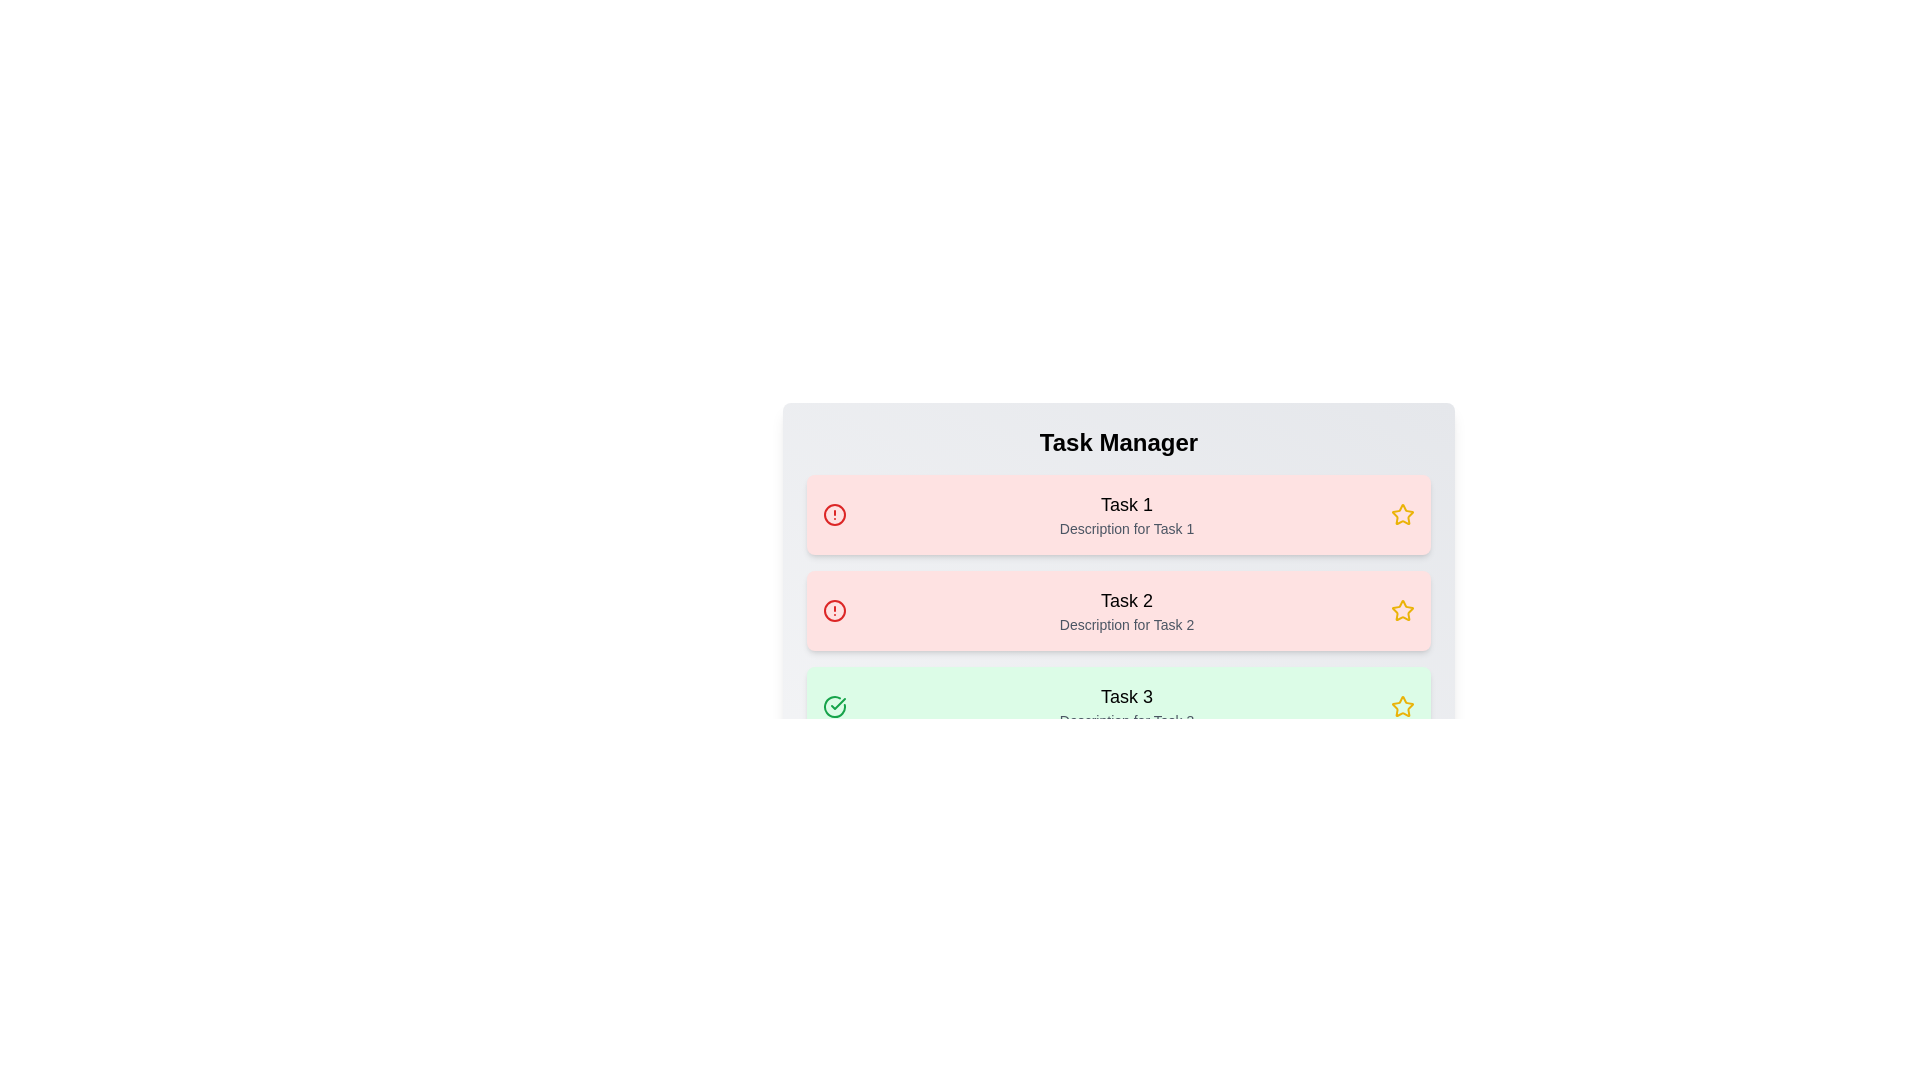 The image size is (1920, 1080). What do you see at coordinates (1401, 609) in the screenshot?
I see `the star icon corresponding to 2 to mark it as a favorite` at bounding box center [1401, 609].